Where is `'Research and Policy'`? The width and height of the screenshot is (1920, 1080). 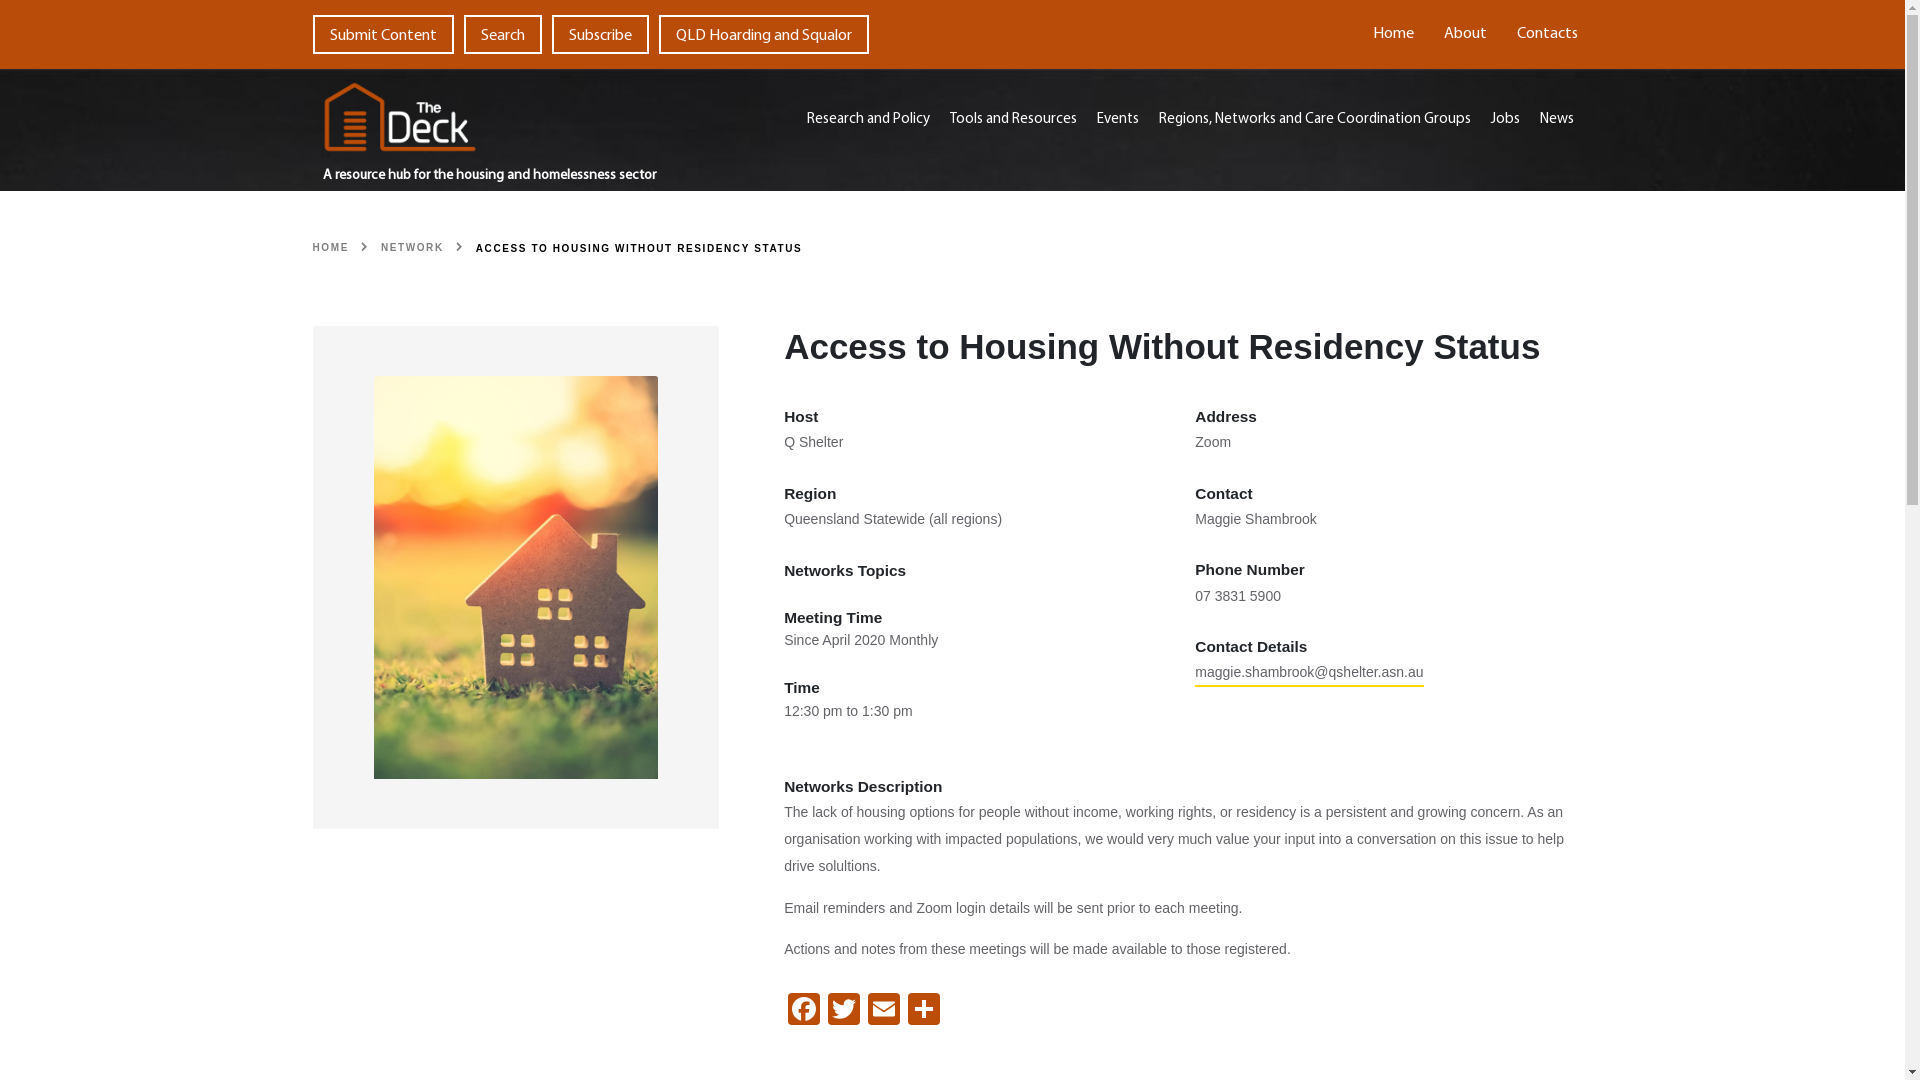
'Research and Policy' is located at coordinates (868, 120).